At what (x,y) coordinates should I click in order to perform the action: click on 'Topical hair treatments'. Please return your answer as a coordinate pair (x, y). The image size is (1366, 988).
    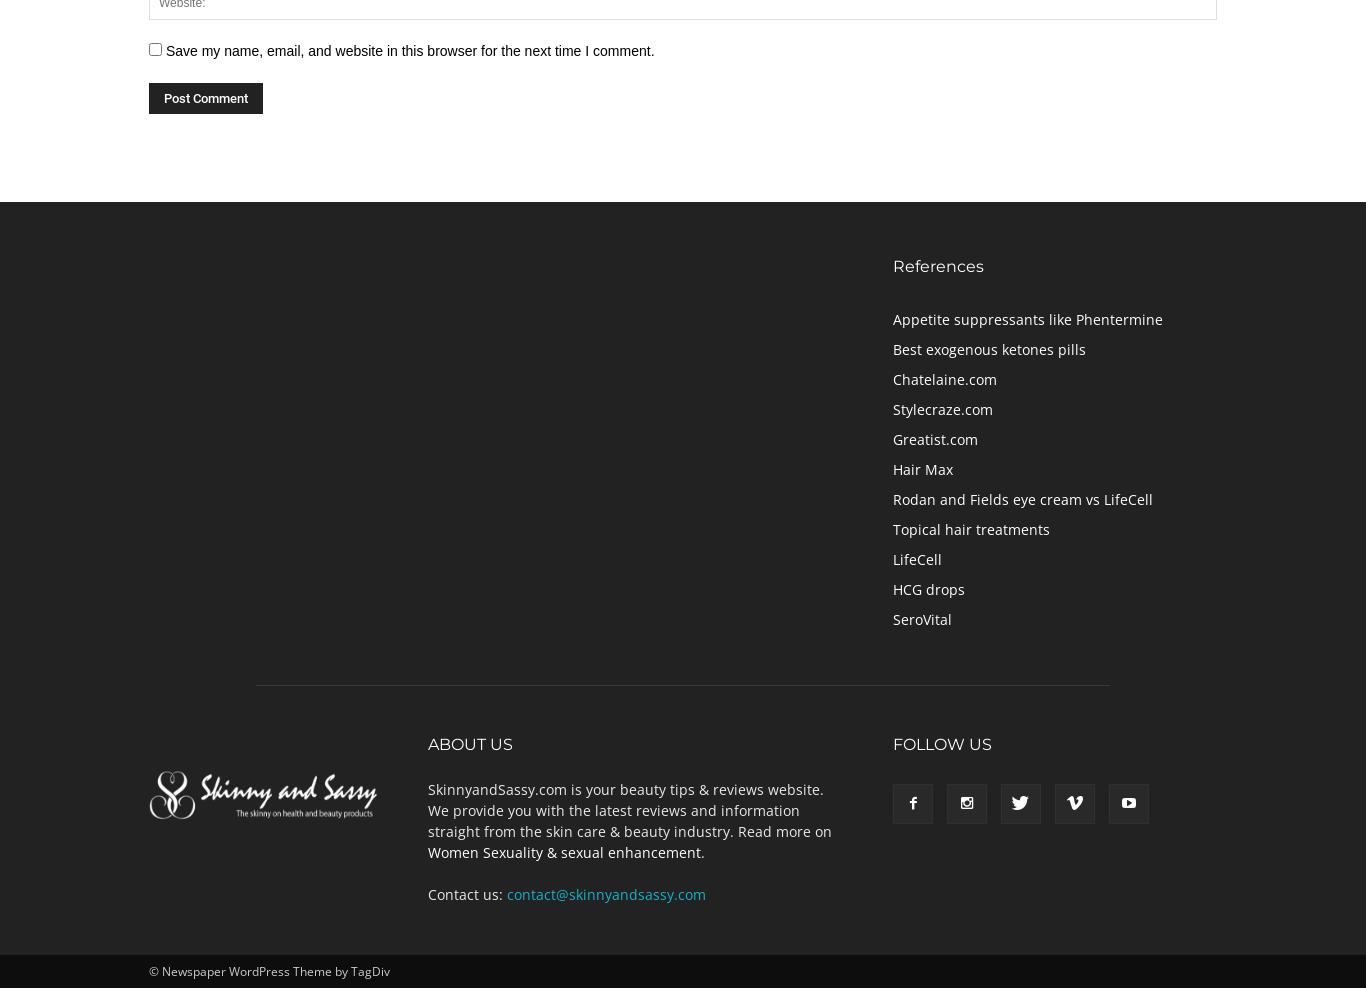
    Looking at the image, I should click on (971, 527).